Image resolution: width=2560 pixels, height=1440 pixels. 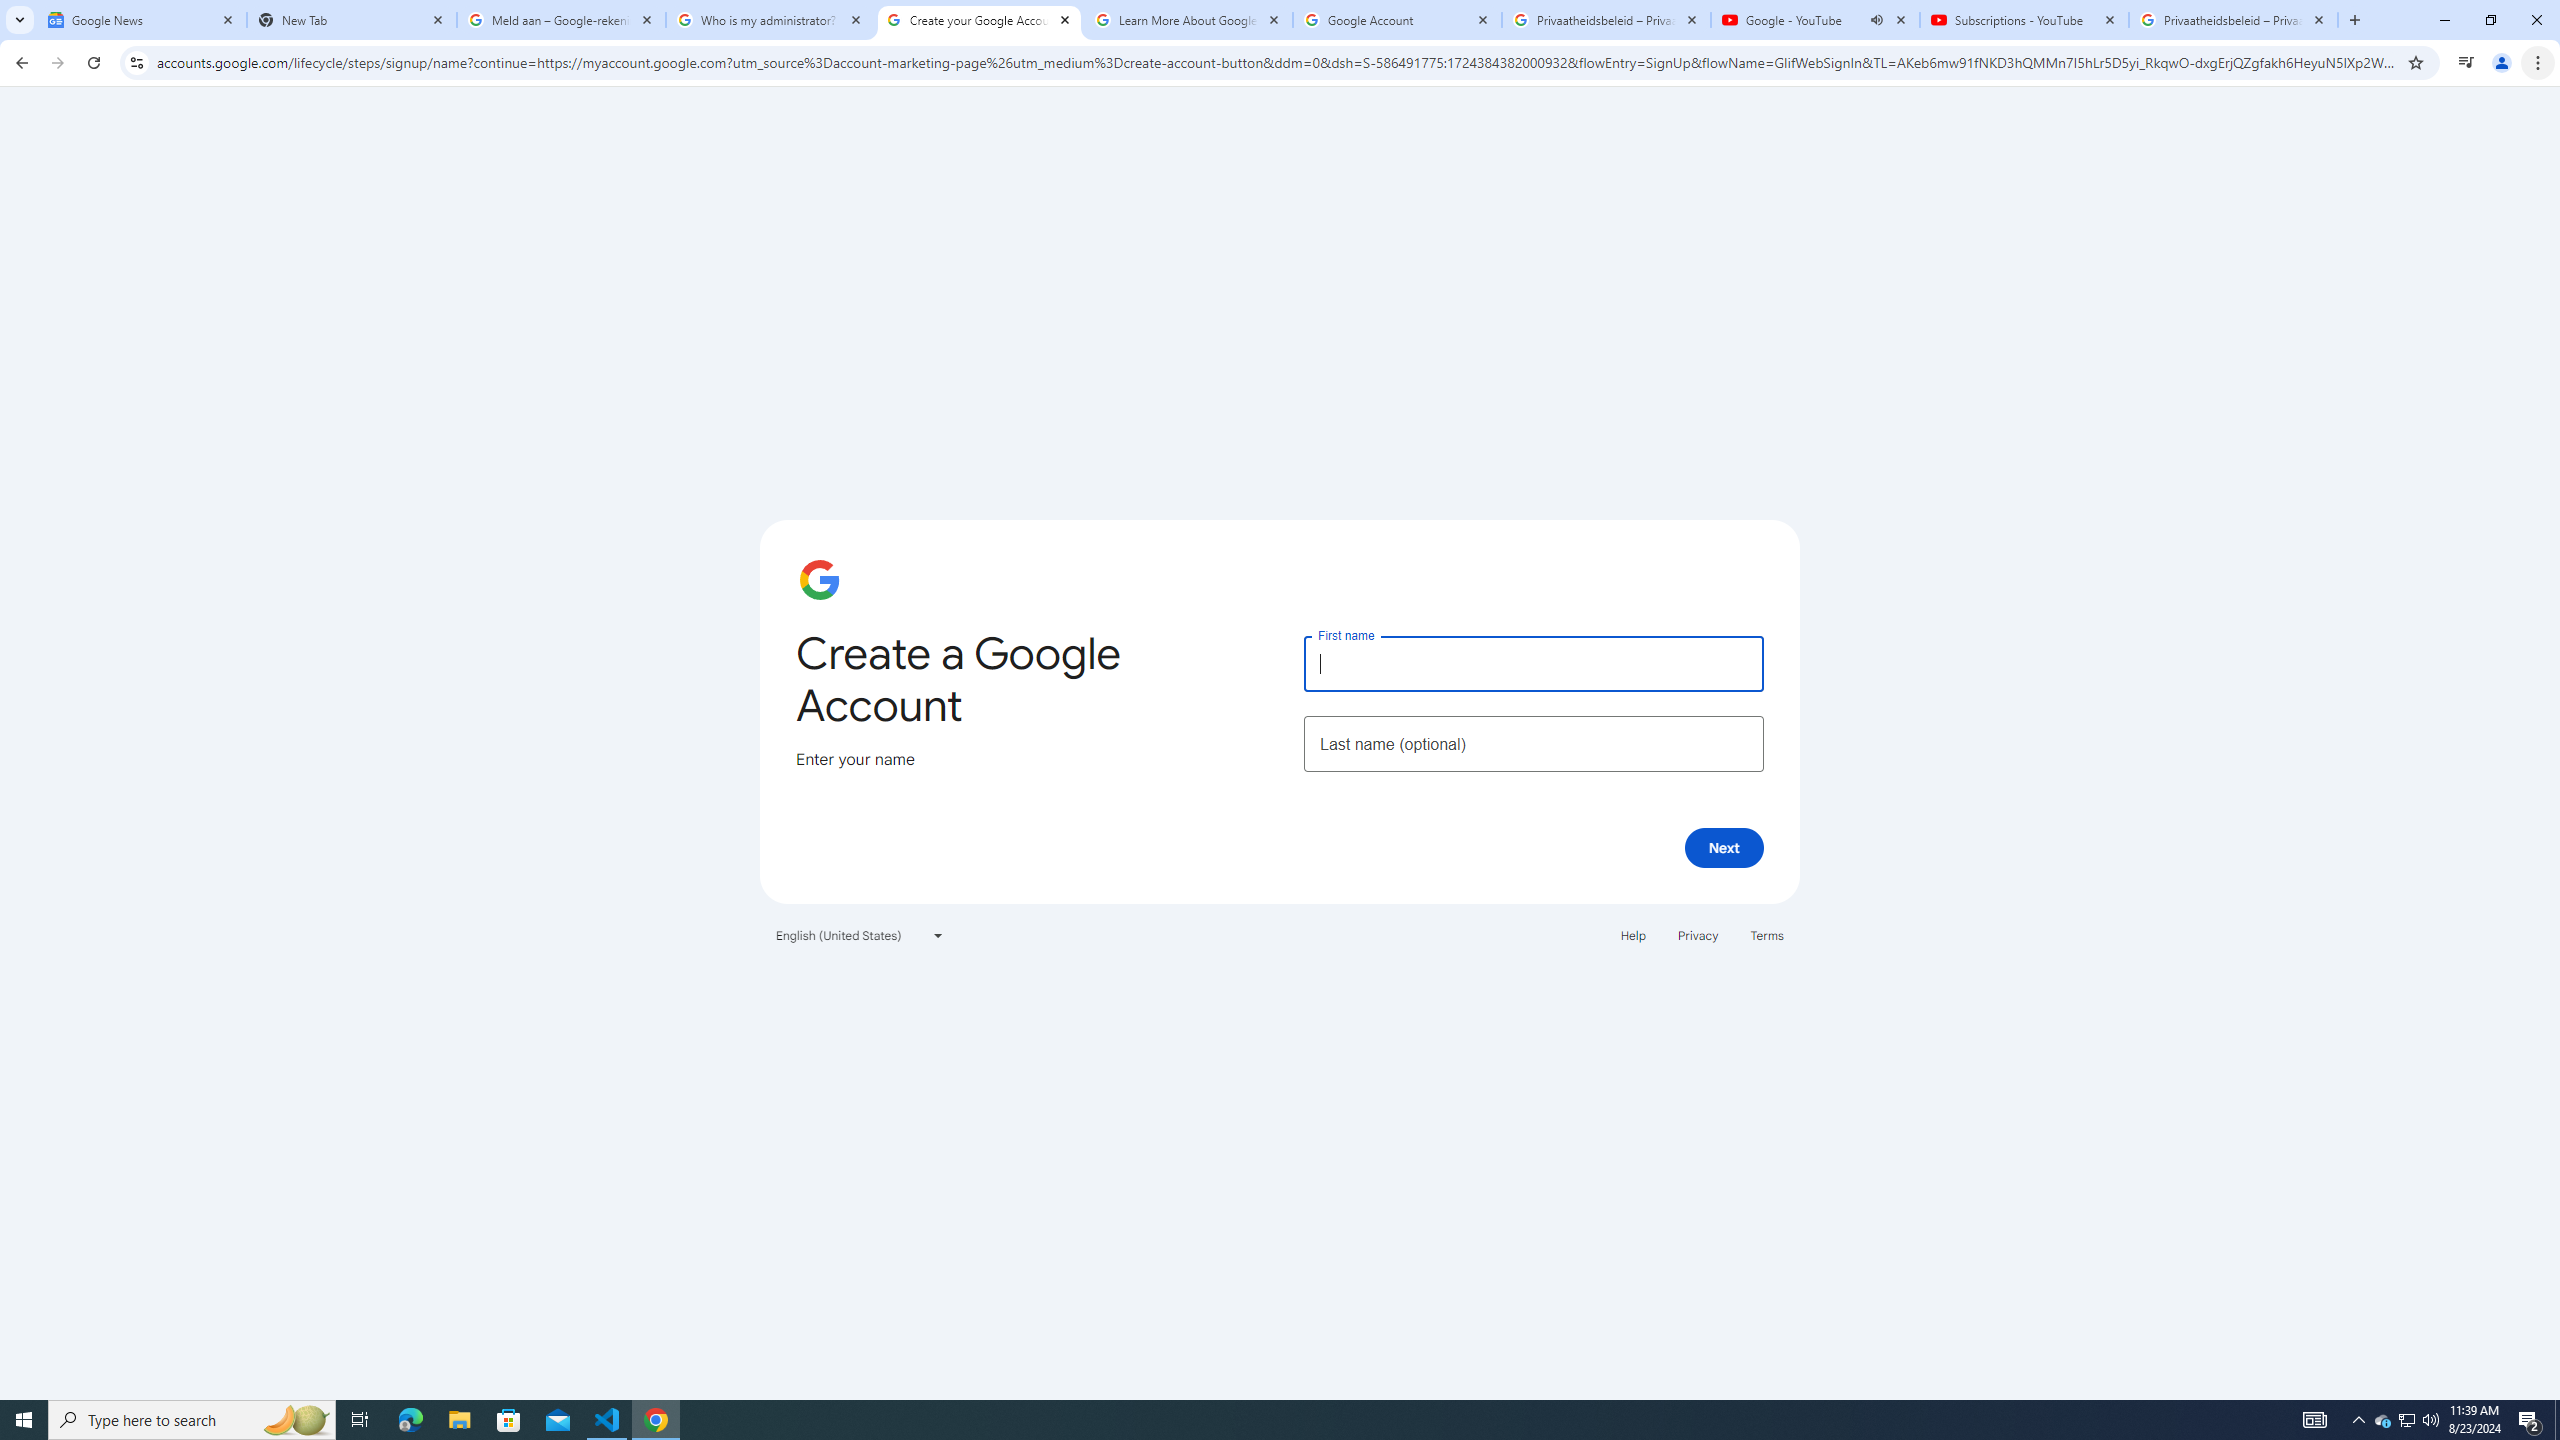 I want to click on 'Google - YouTube - Audio playing', so click(x=1815, y=19).